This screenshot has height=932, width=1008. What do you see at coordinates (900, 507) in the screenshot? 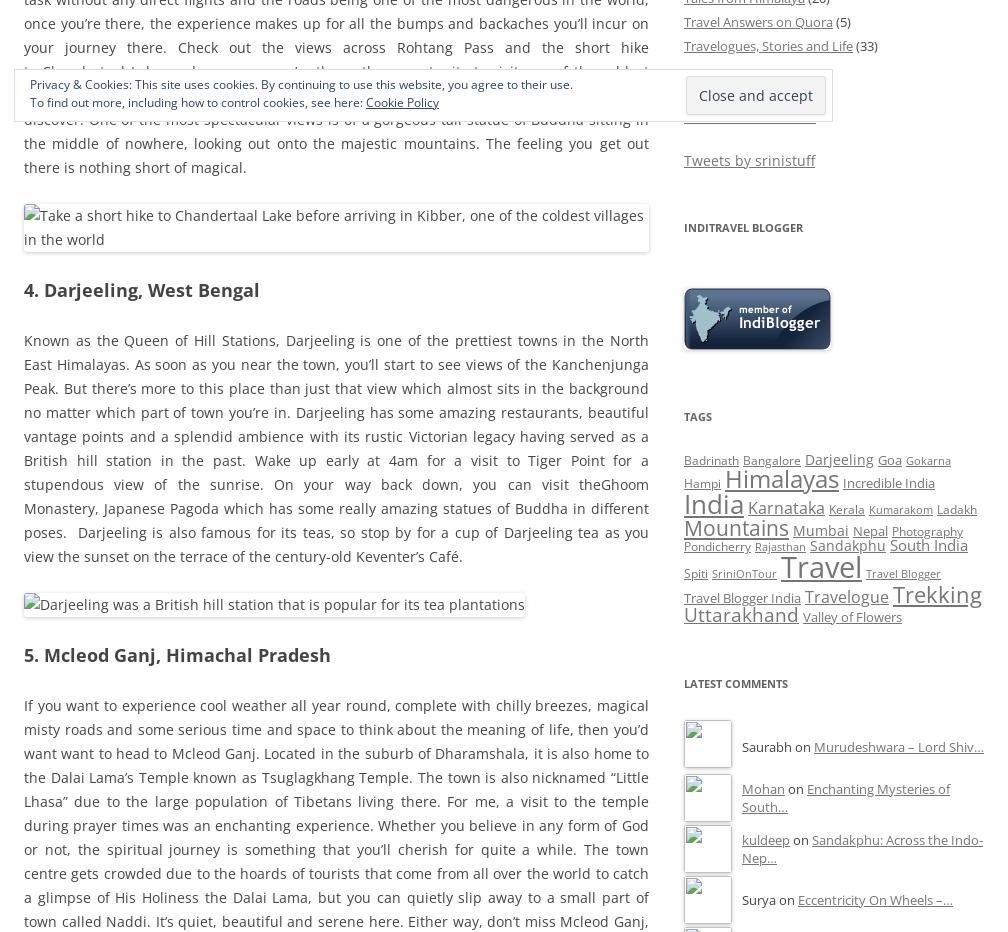
I see `'Kumarakom'` at bounding box center [900, 507].